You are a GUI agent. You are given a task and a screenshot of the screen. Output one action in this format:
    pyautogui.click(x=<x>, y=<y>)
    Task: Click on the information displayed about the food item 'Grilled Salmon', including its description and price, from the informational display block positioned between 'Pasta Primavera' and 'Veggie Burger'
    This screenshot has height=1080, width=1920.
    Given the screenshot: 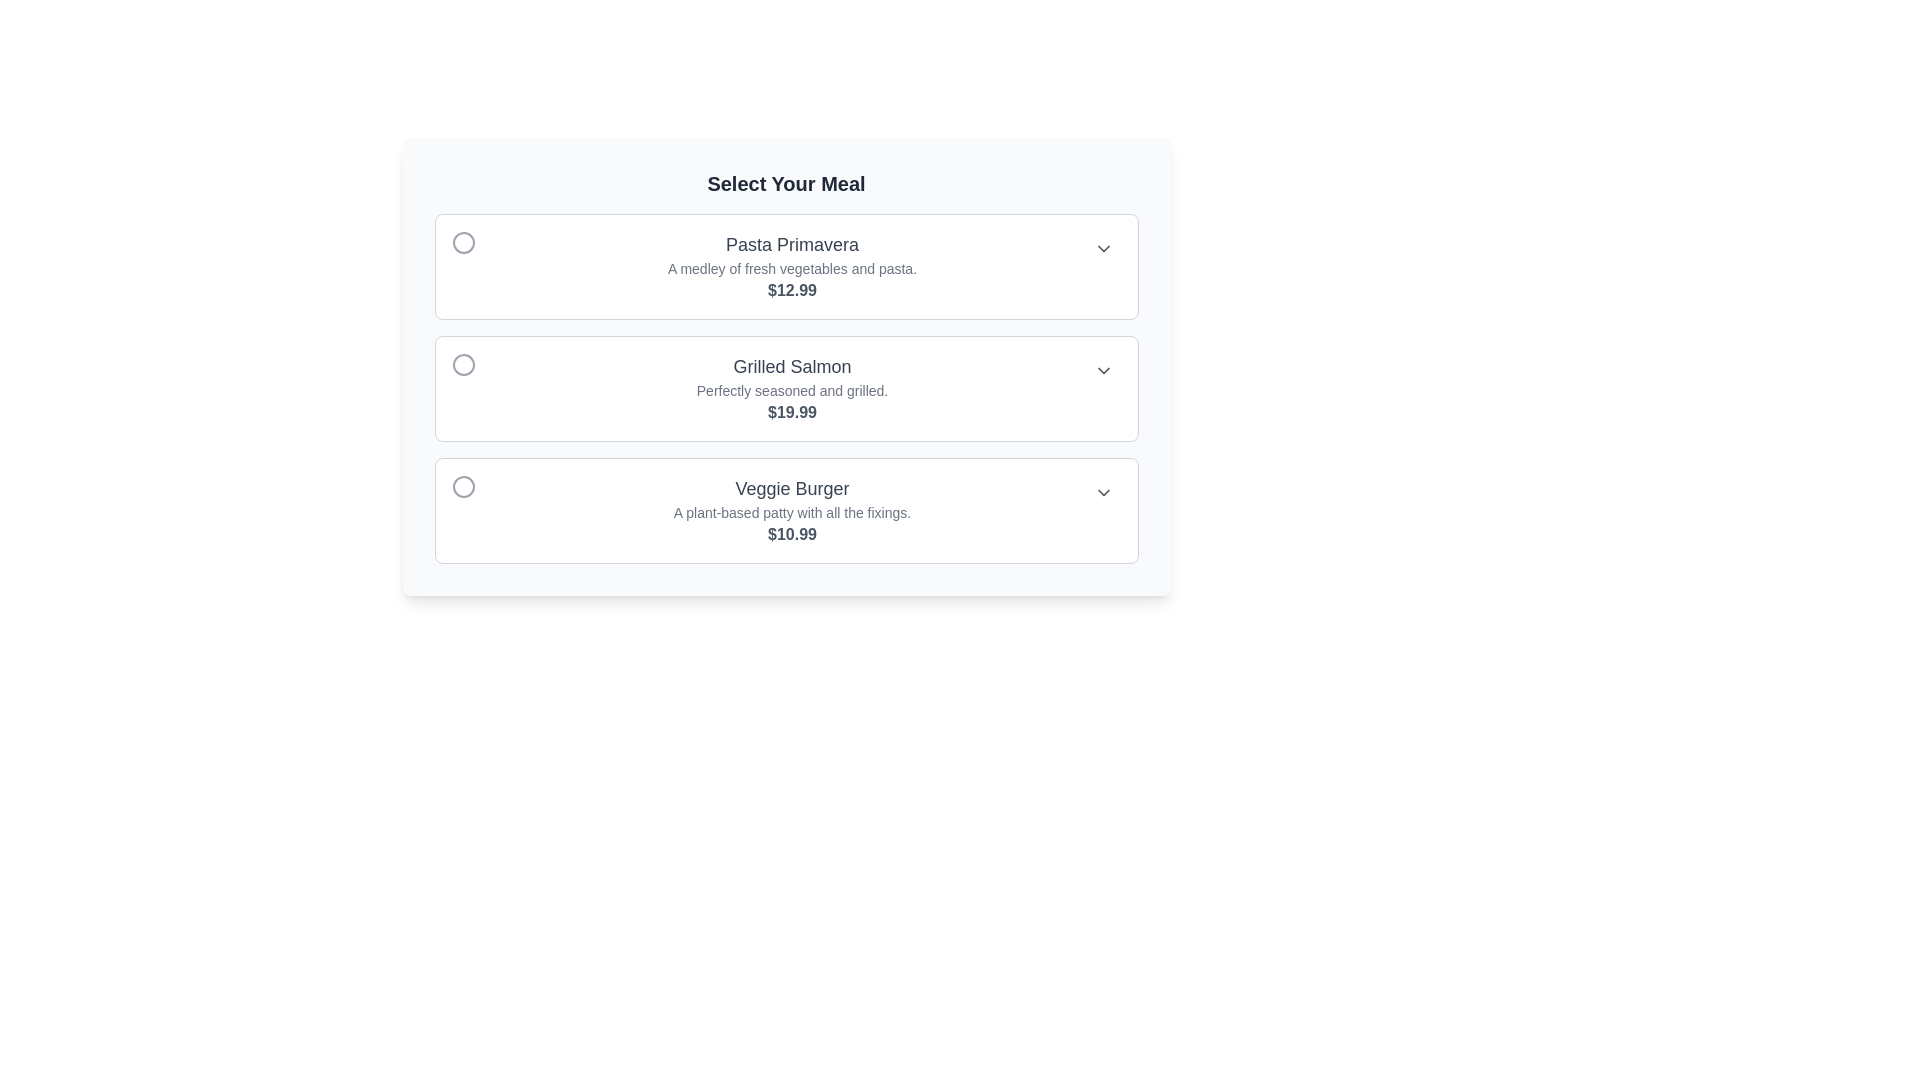 What is the action you would take?
    pyautogui.click(x=791, y=389)
    